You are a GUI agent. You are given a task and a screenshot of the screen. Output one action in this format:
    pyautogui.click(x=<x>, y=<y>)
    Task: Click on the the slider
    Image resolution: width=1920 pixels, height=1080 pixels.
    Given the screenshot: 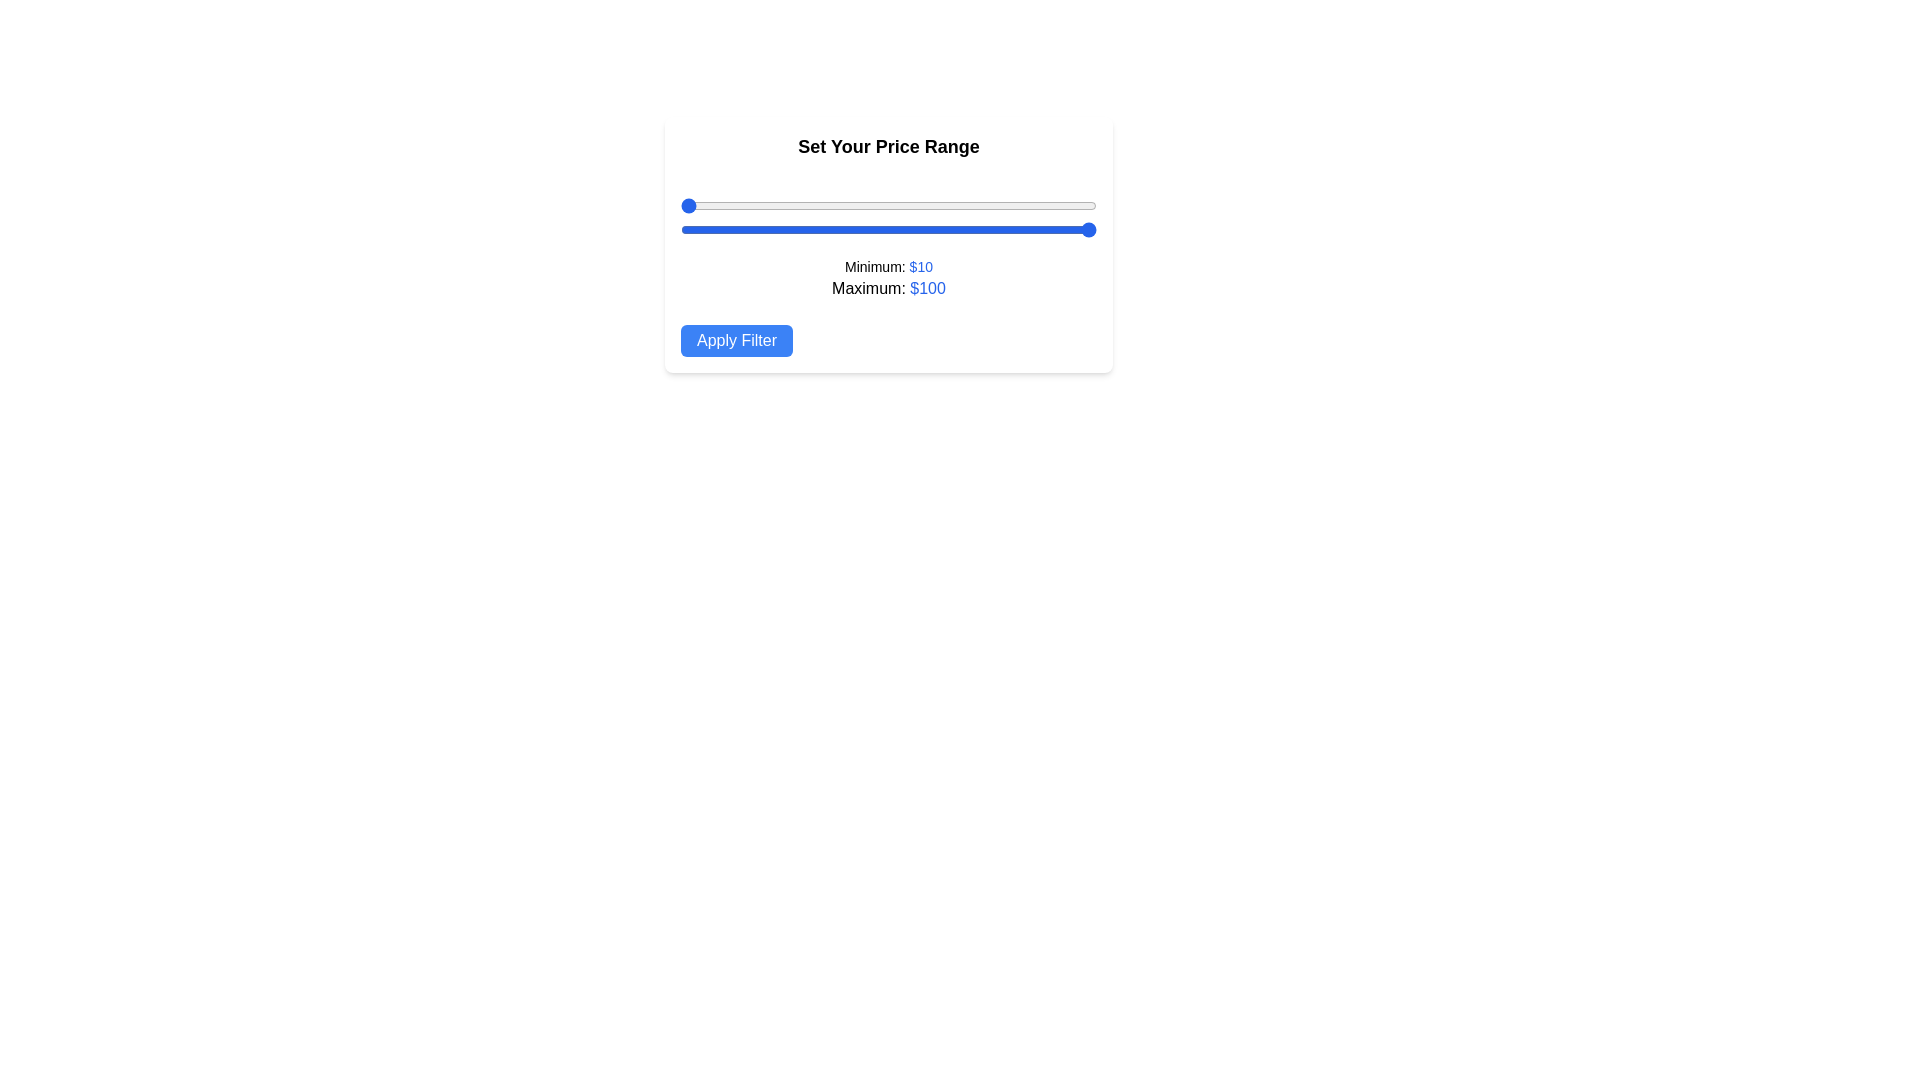 What is the action you would take?
    pyautogui.click(x=1068, y=229)
    